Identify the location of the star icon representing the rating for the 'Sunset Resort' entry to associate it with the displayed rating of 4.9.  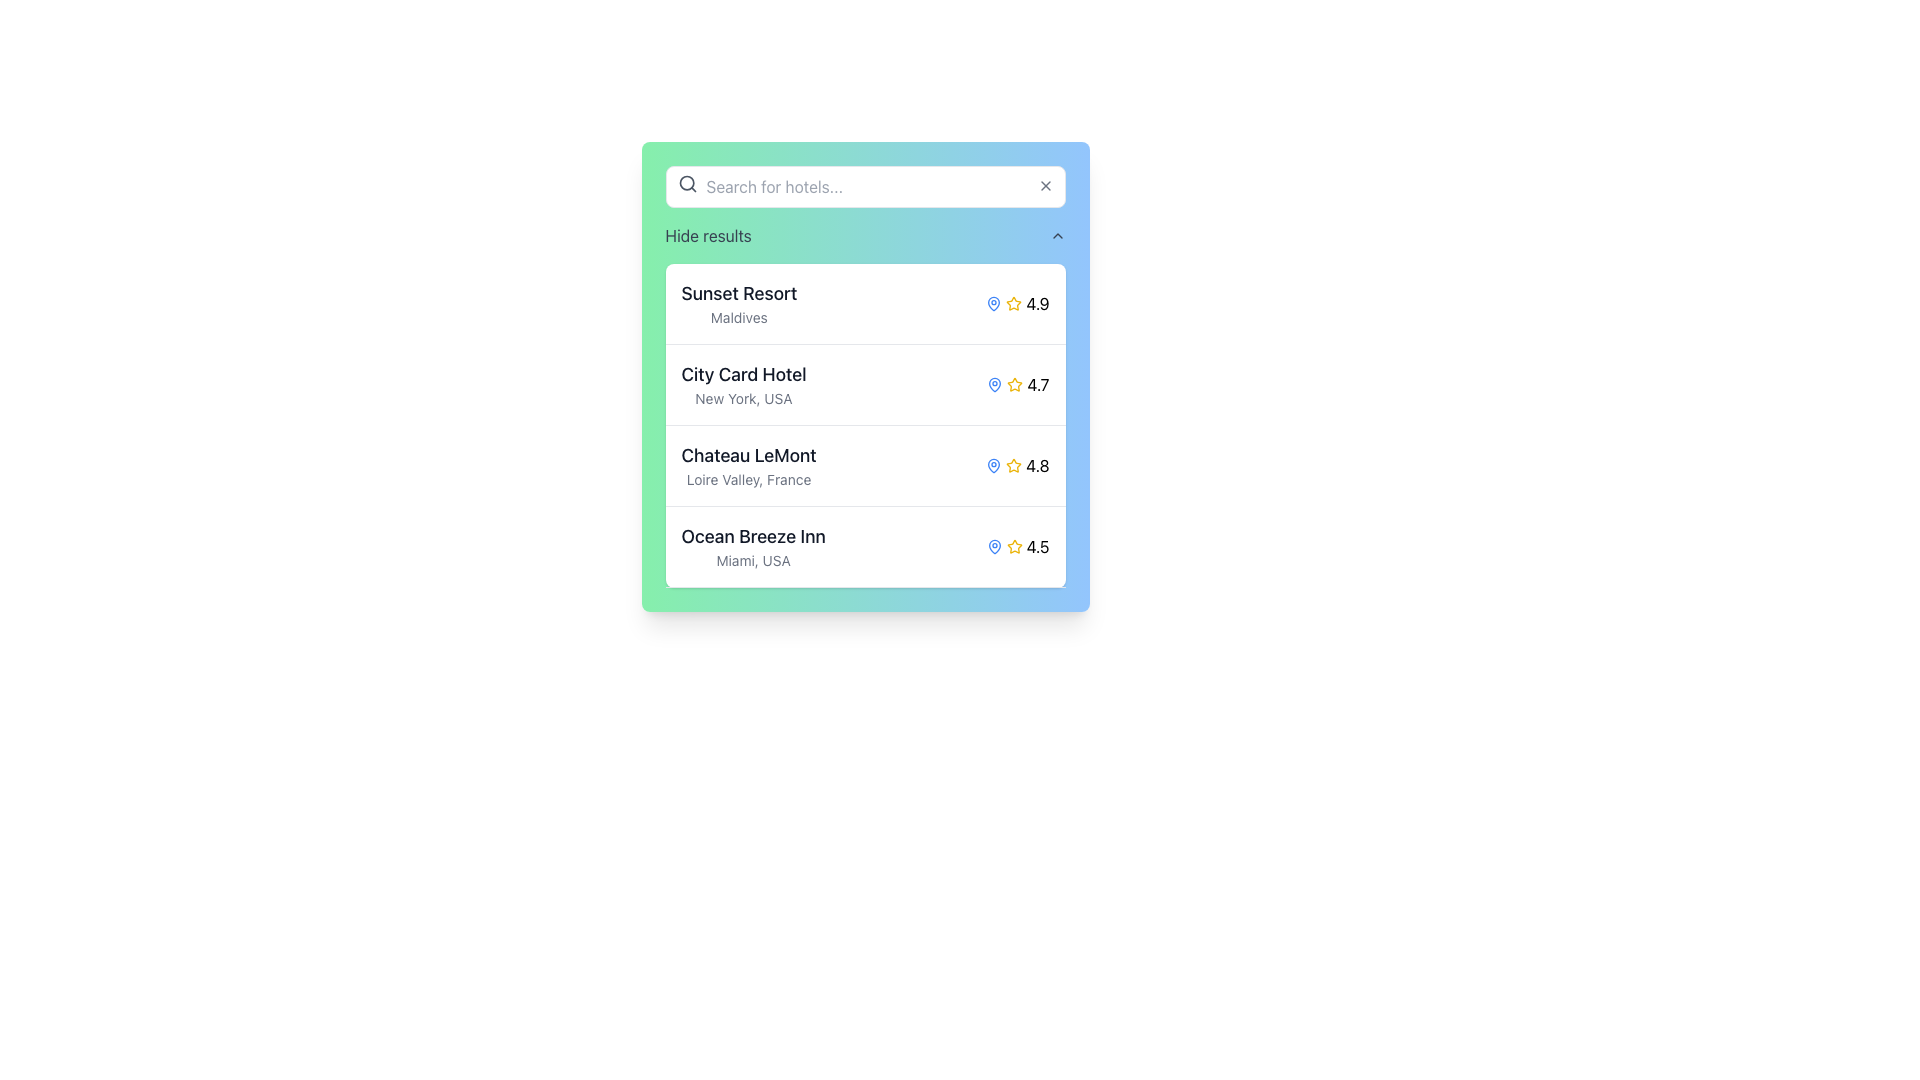
(1017, 304).